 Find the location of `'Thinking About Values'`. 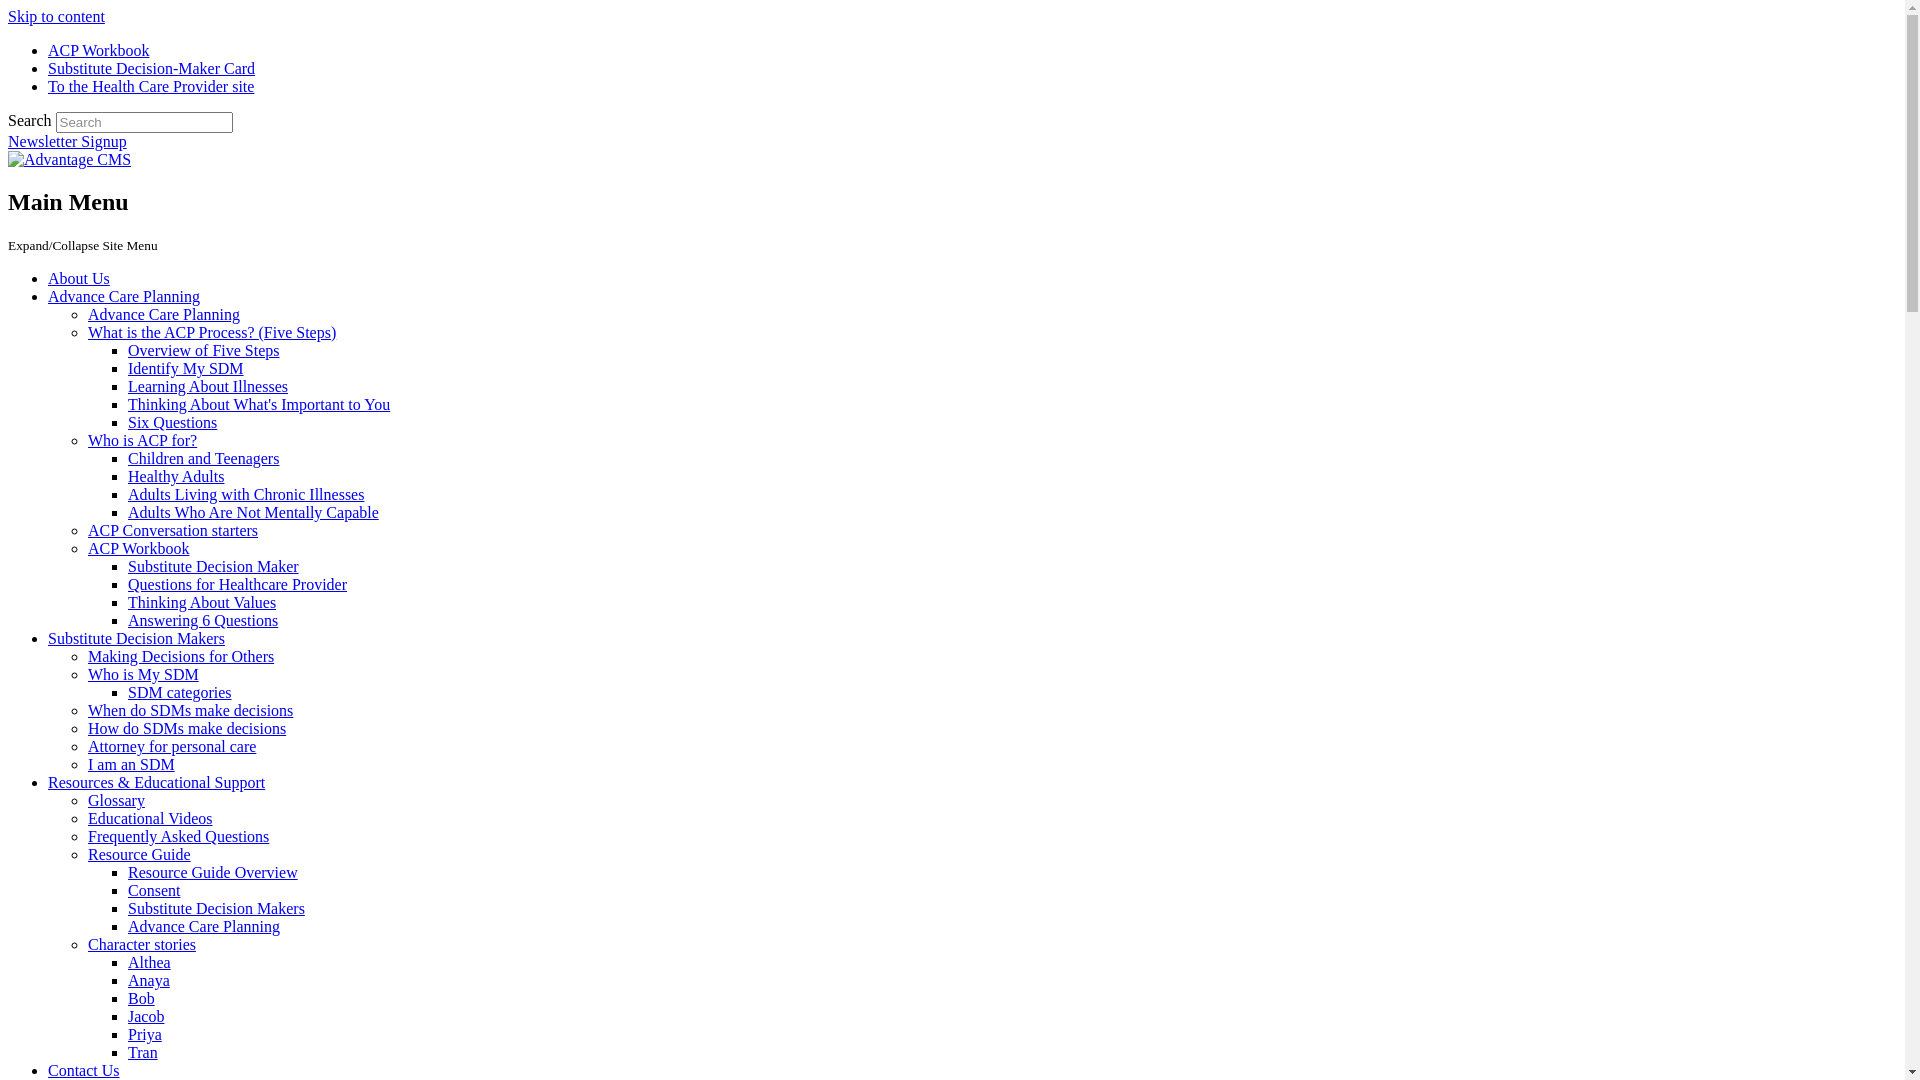

'Thinking About Values' is located at coordinates (201, 601).